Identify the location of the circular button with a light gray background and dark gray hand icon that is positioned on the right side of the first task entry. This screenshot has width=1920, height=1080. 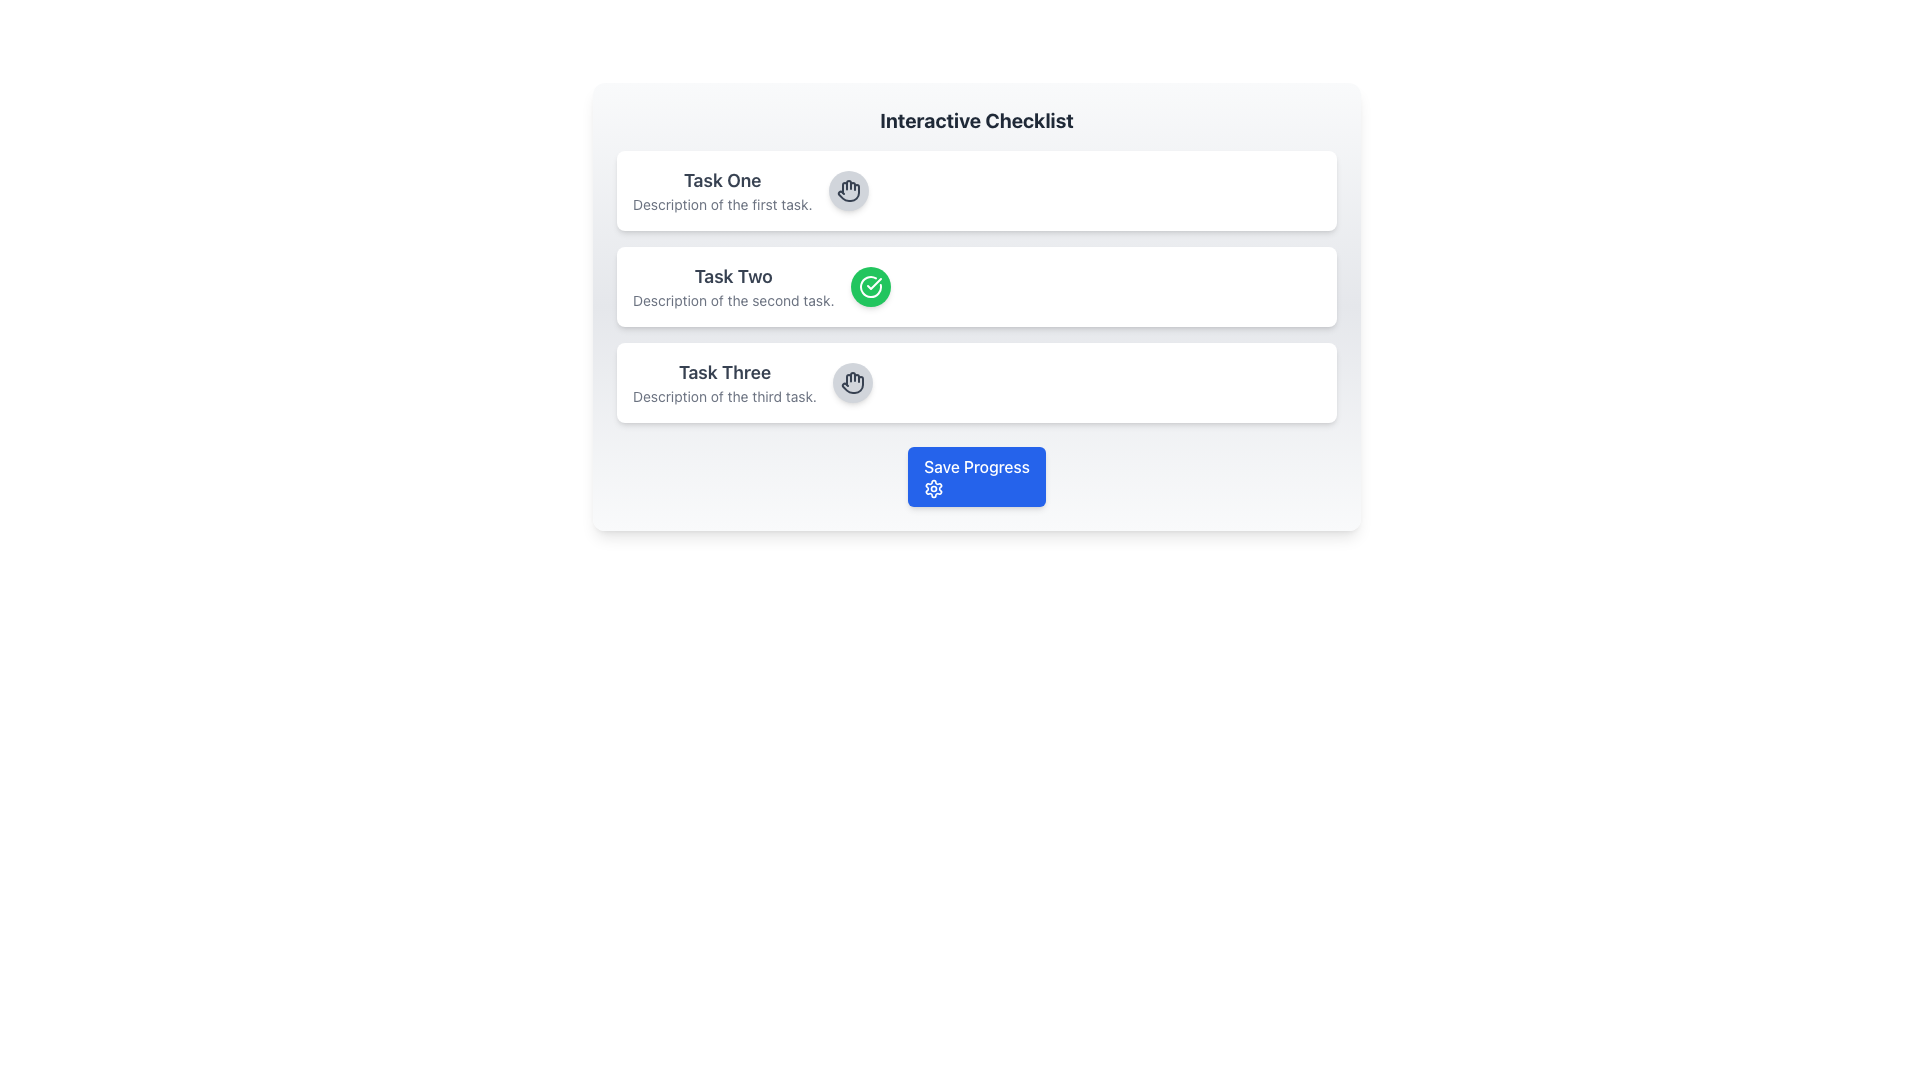
(848, 191).